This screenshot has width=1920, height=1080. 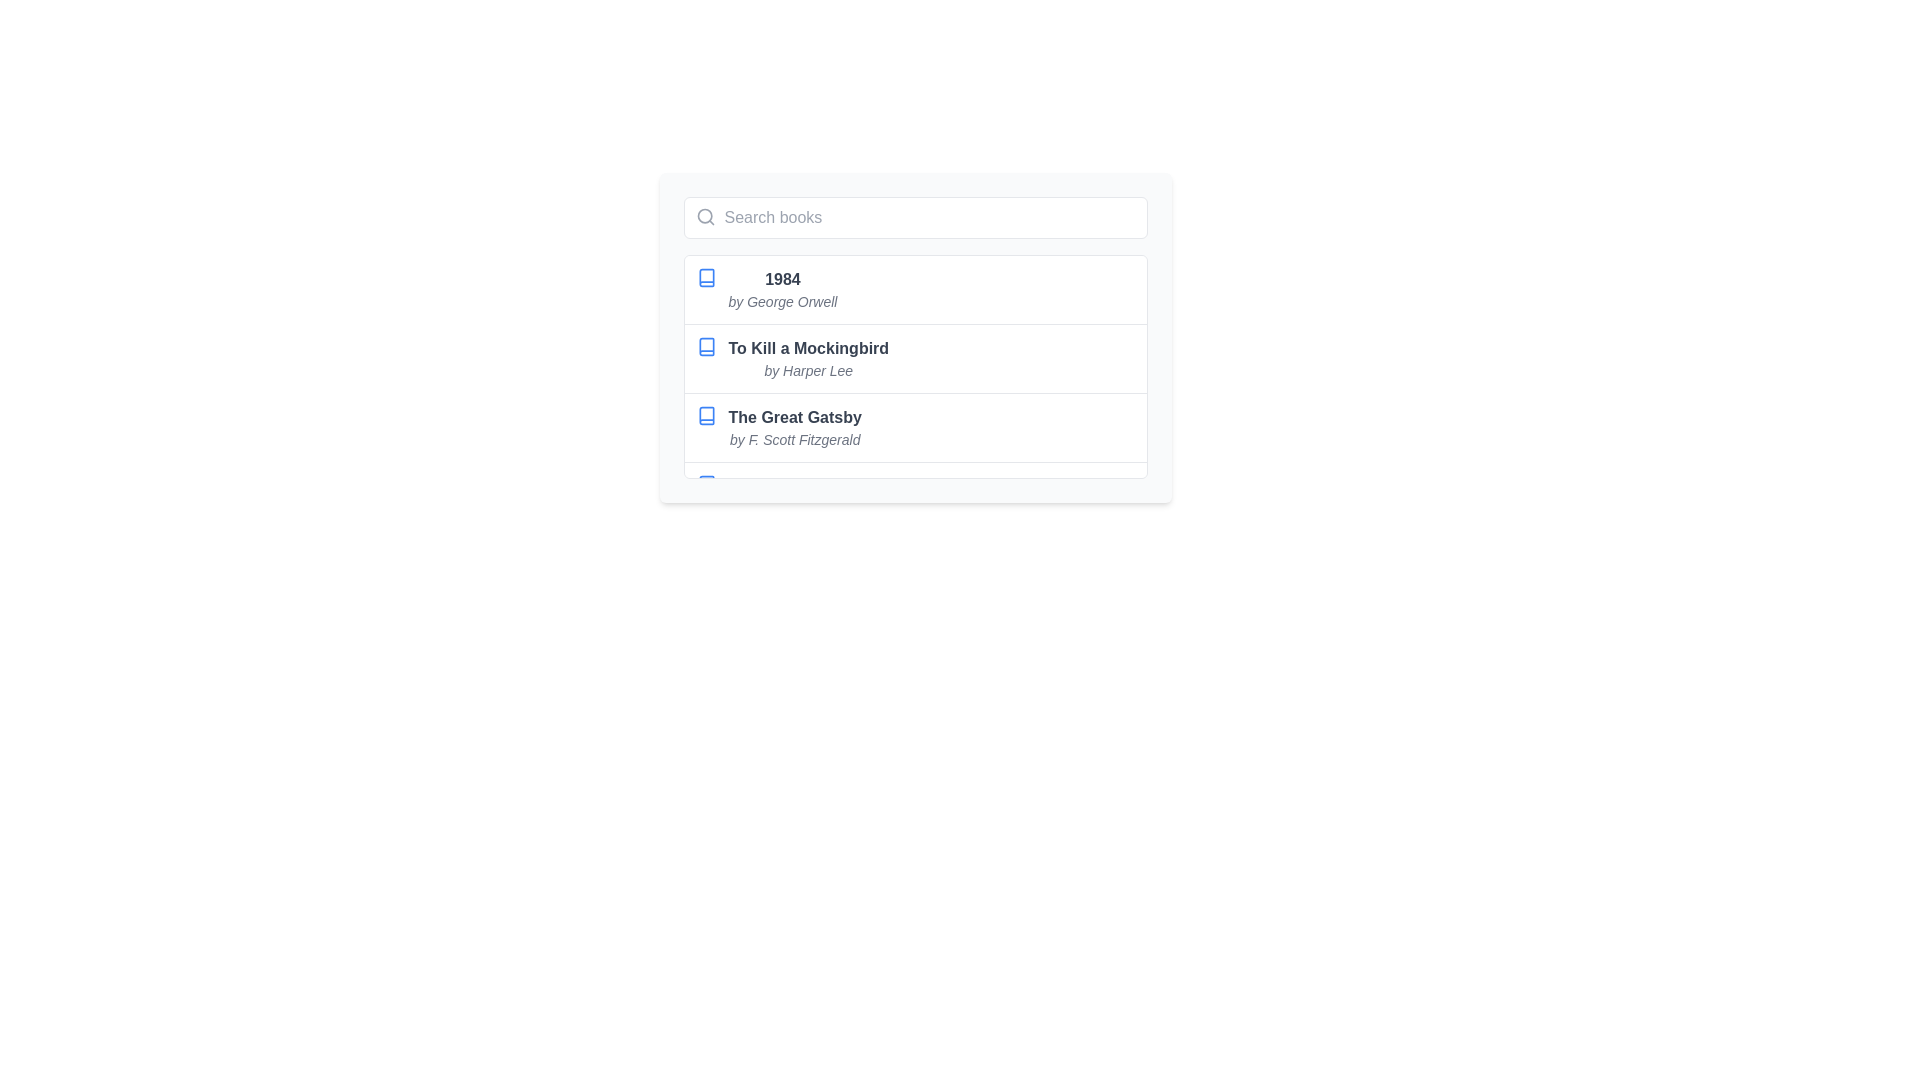 What do you see at coordinates (705, 216) in the screenshot?
I see `the circular gray magnifying glass icon located inside the search bar, adjacent to the placeholder text 'Search books'` at bounding box center [705, 216].